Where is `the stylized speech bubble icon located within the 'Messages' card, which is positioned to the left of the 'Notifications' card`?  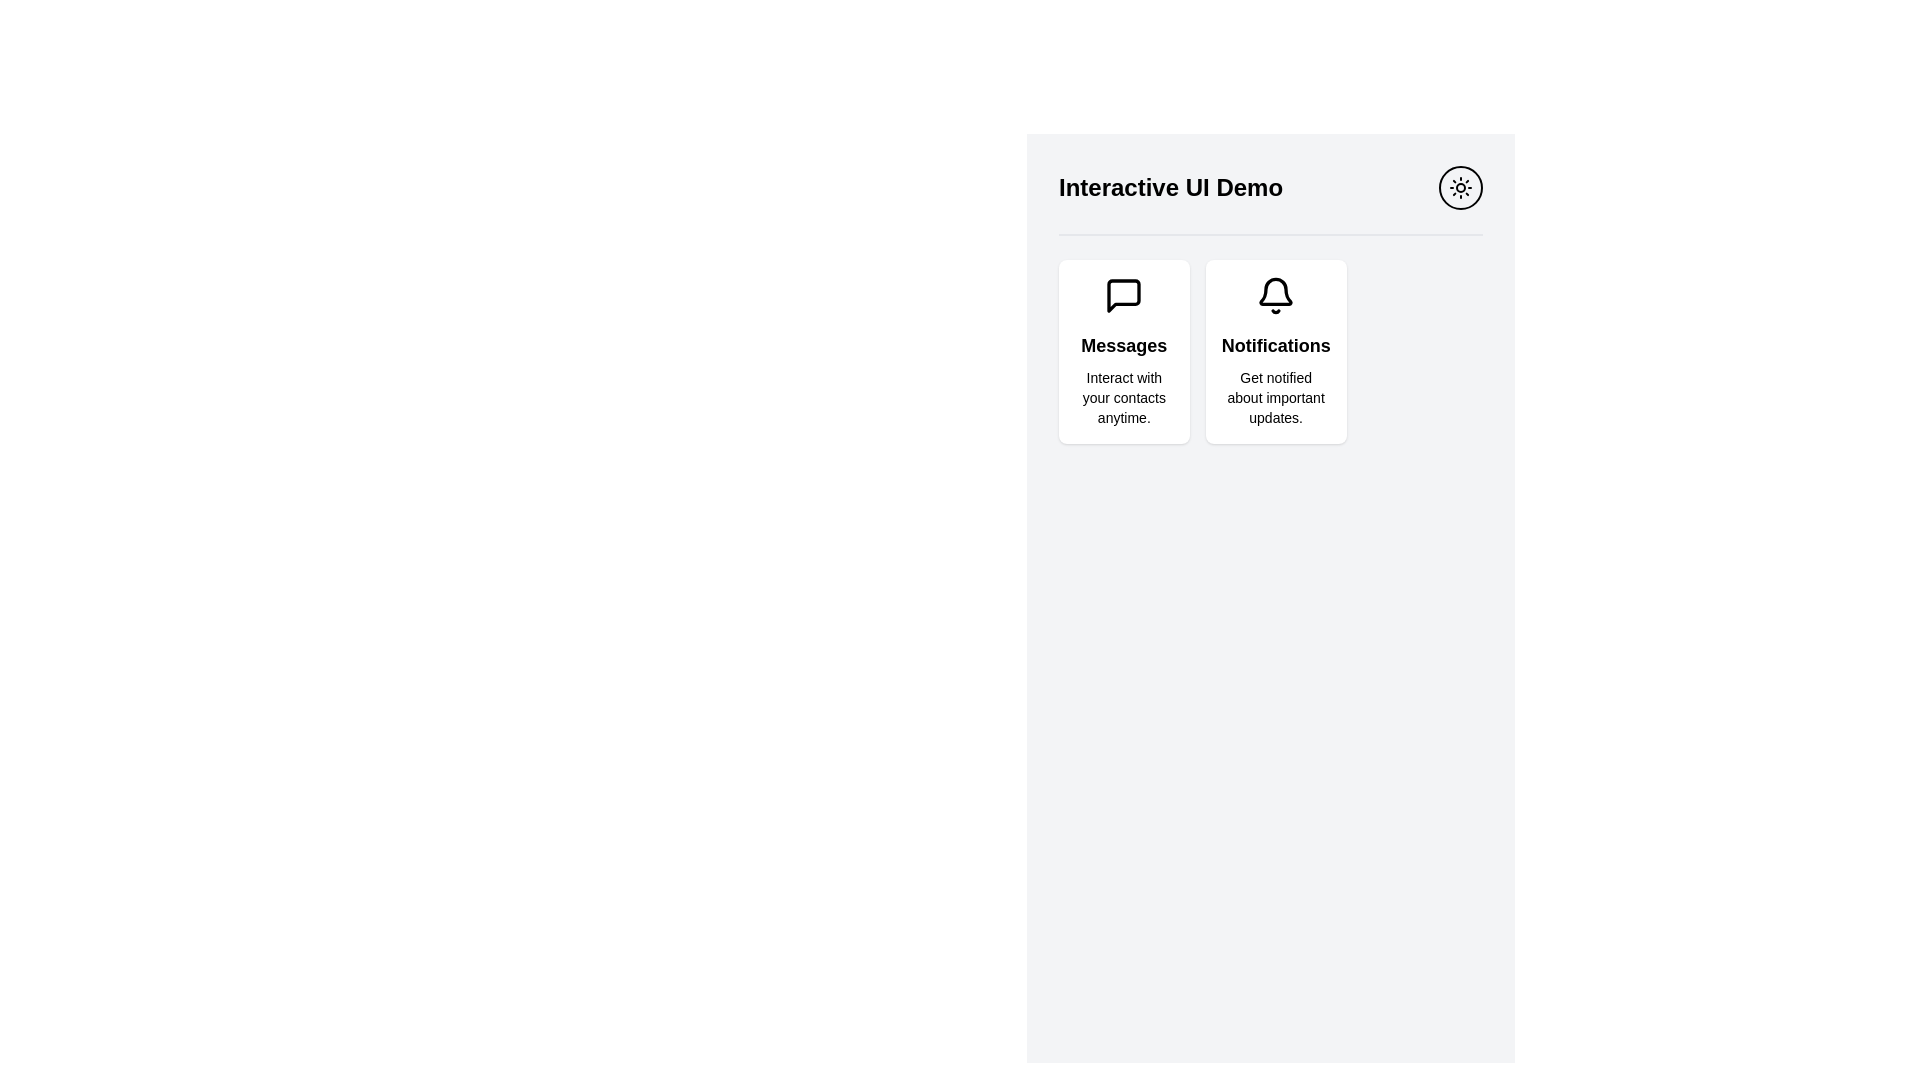
the stylized speech bubble icon located within the 'Messages' card, which is positioned to the left of the 'Notifications' card is located at coordinates (1124, 296).